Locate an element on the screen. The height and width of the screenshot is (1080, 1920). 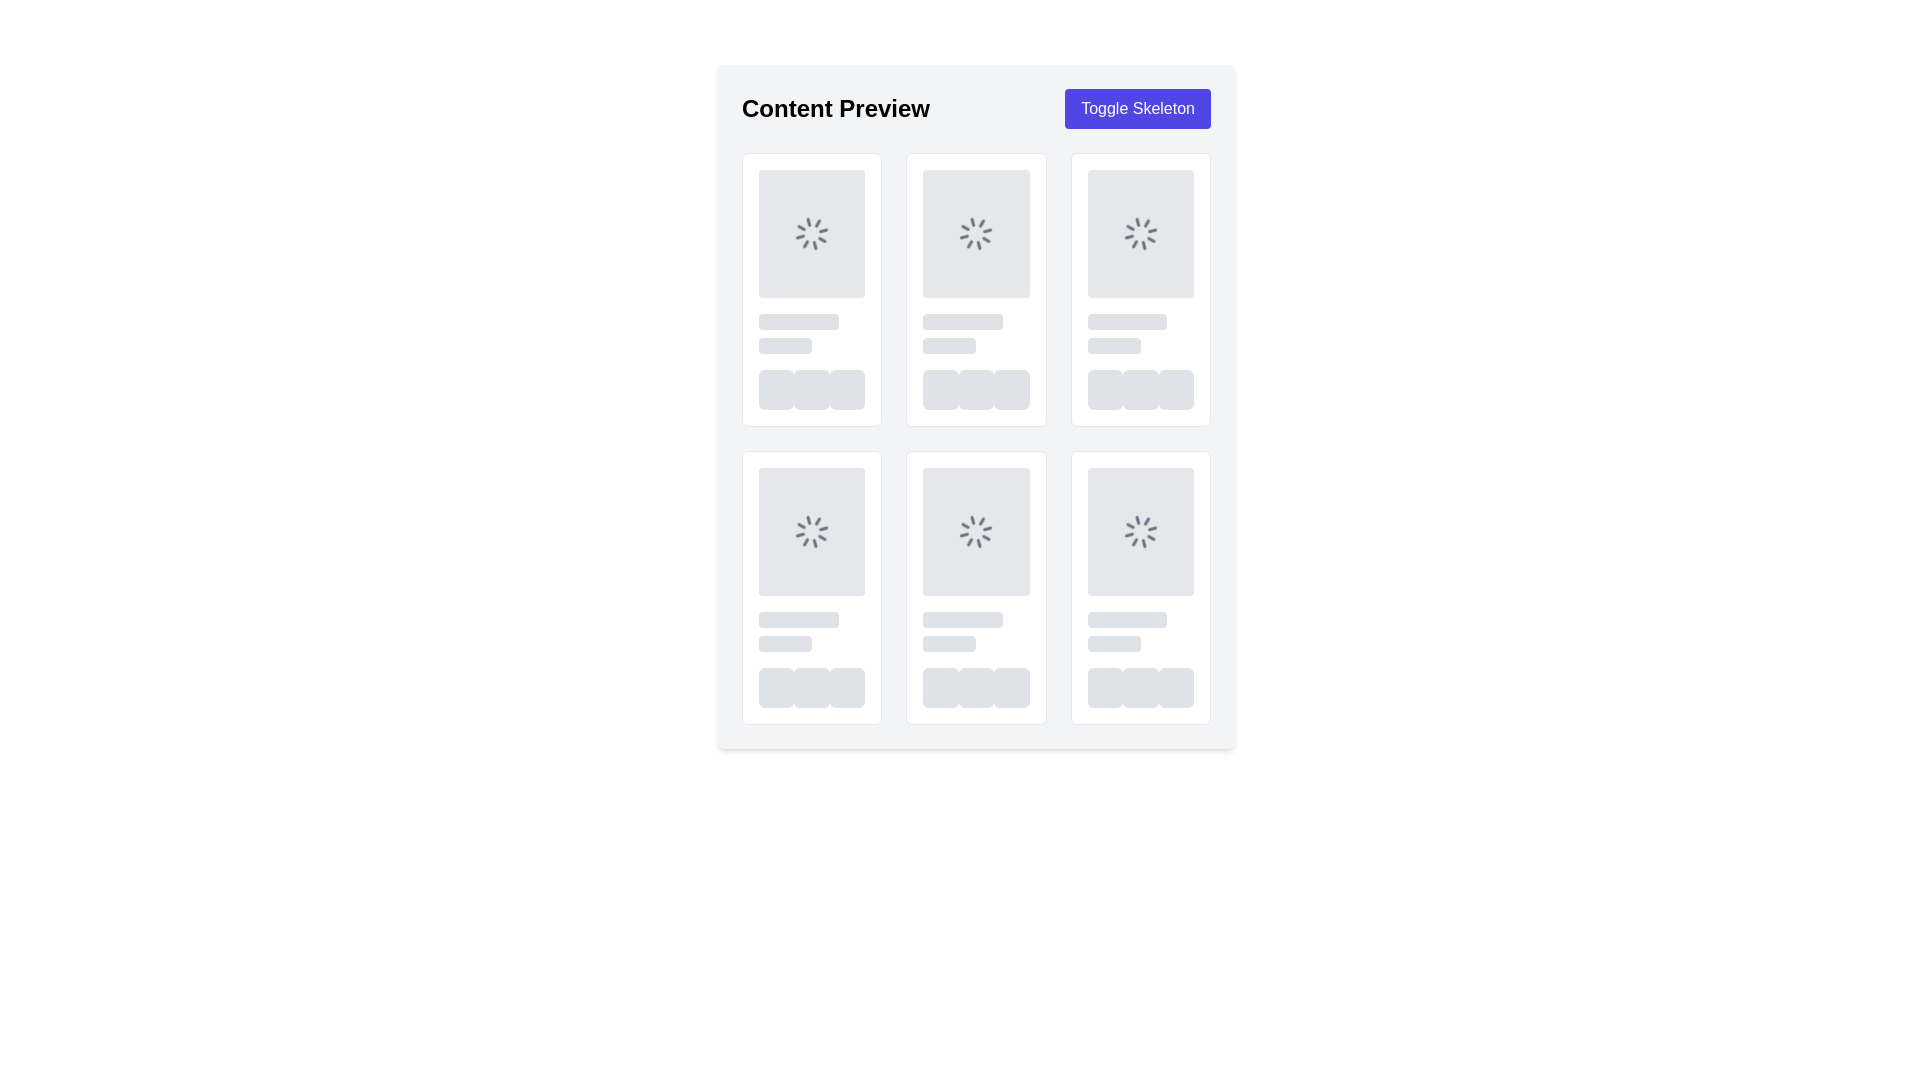
the Loading Skeleton Placeholder, which is positioned in the middle row of the second column of a grid layout, serving as a loading placeholder for content is located at coordinates (812, 632).